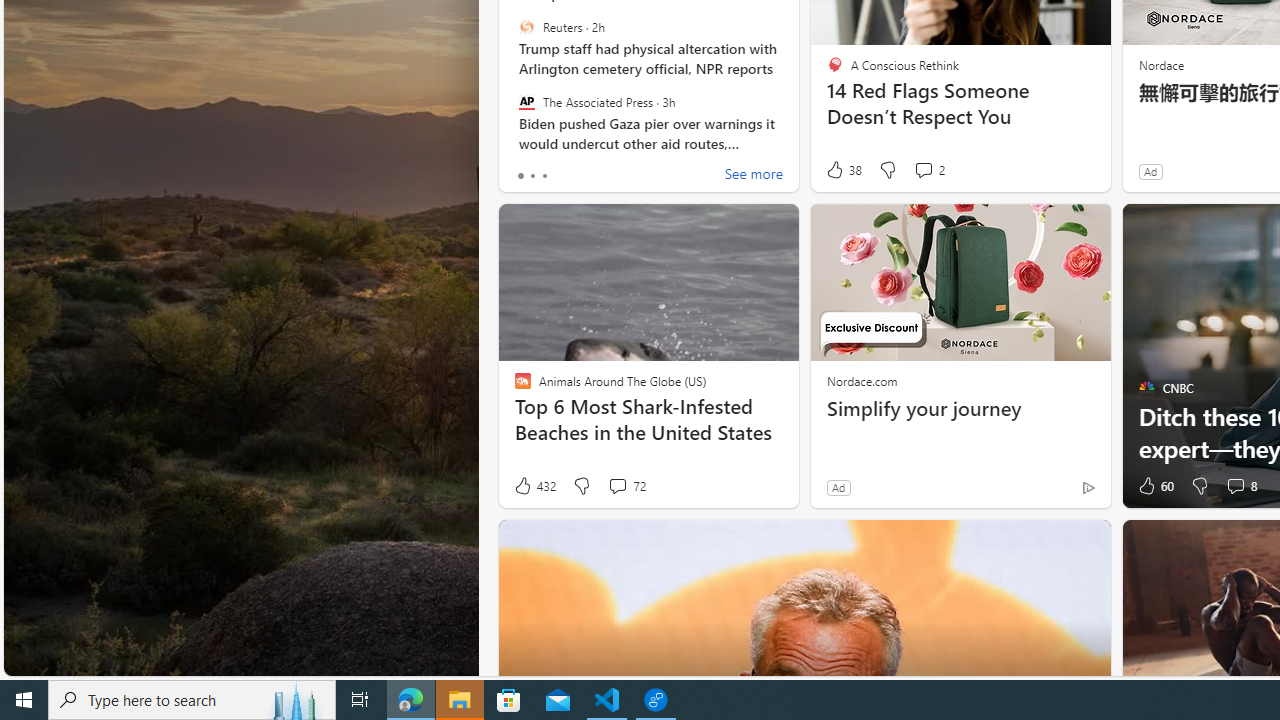 The image size is (1280, 720). What do you see at coordinates (1239, 486) in the screenshot?
I see `'View comments 8 Comment'` at bounding box center [1239, 486].